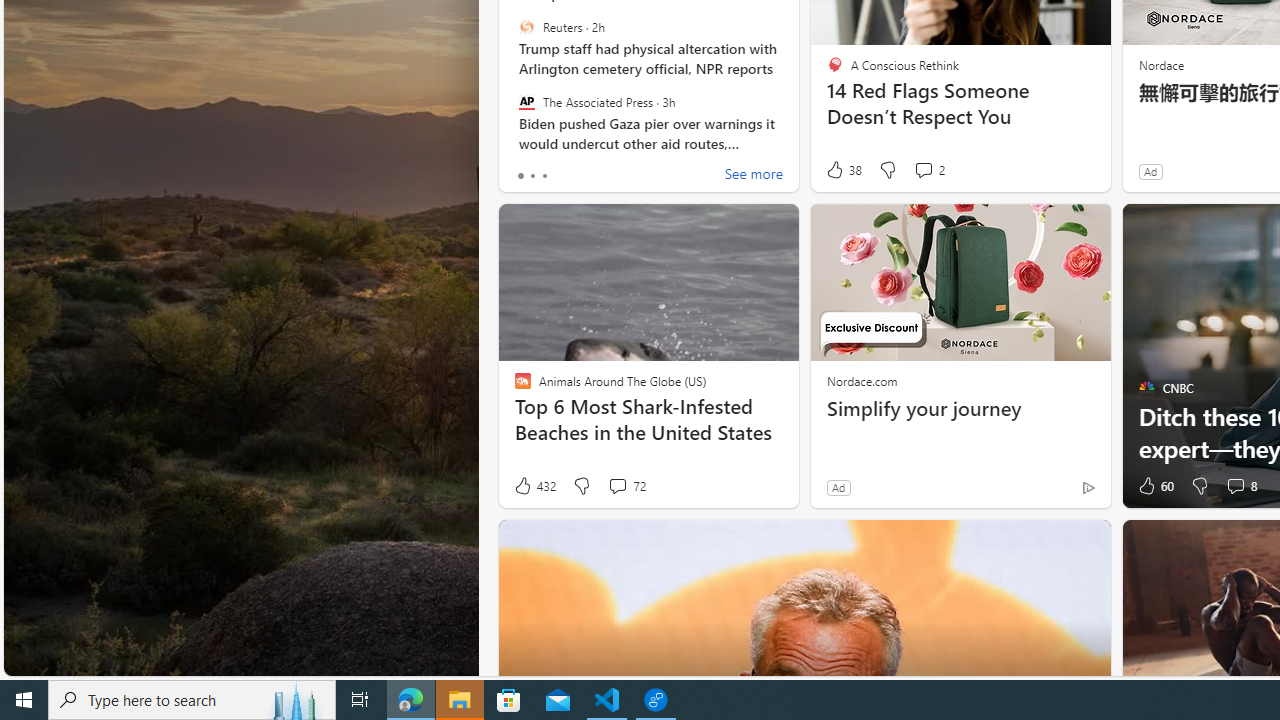 The image size is (1280, 720). What do you see at coordinates (1239, 486) in the screenshot?
I see `'View comments 8 Comment'` at bounding box center [1239, 486].